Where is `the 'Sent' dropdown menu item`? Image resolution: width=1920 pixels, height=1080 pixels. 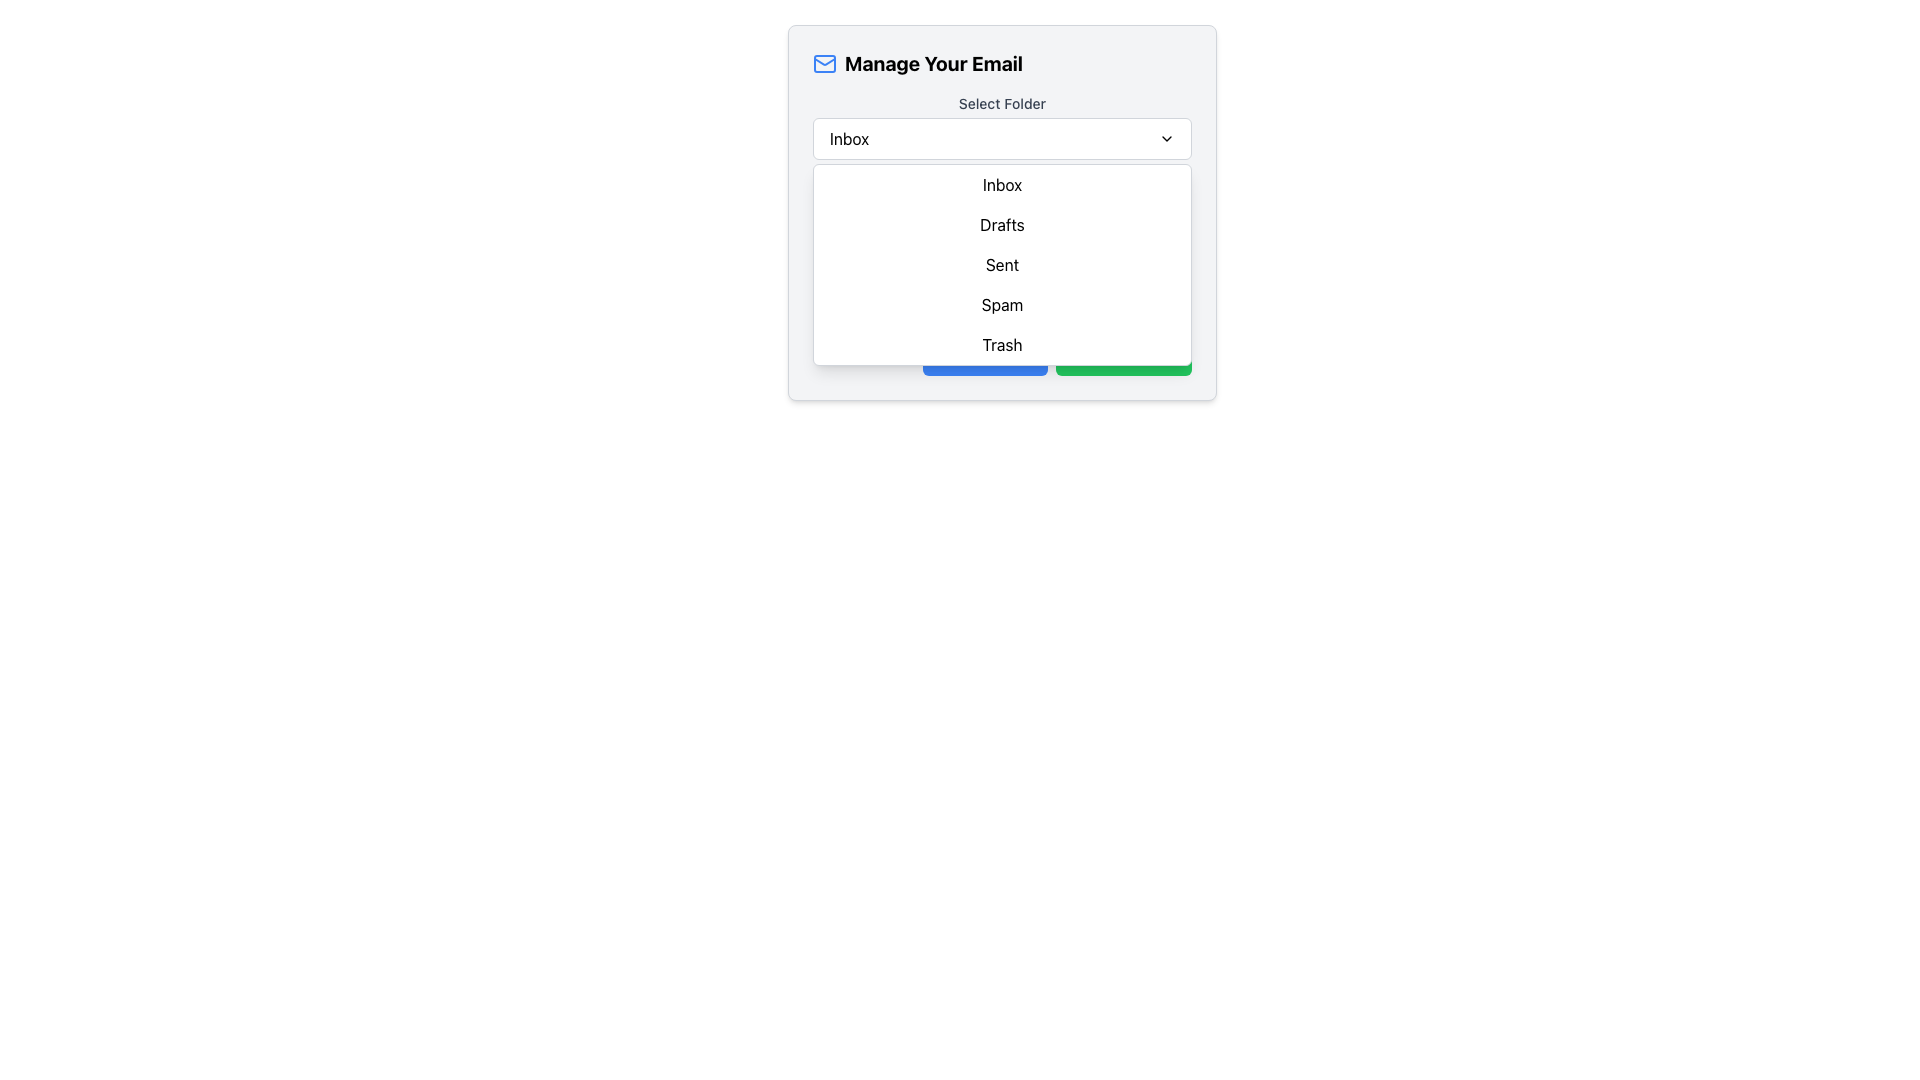
the 'Sent' dropdown menu item is located at coordinates (1002, 264).